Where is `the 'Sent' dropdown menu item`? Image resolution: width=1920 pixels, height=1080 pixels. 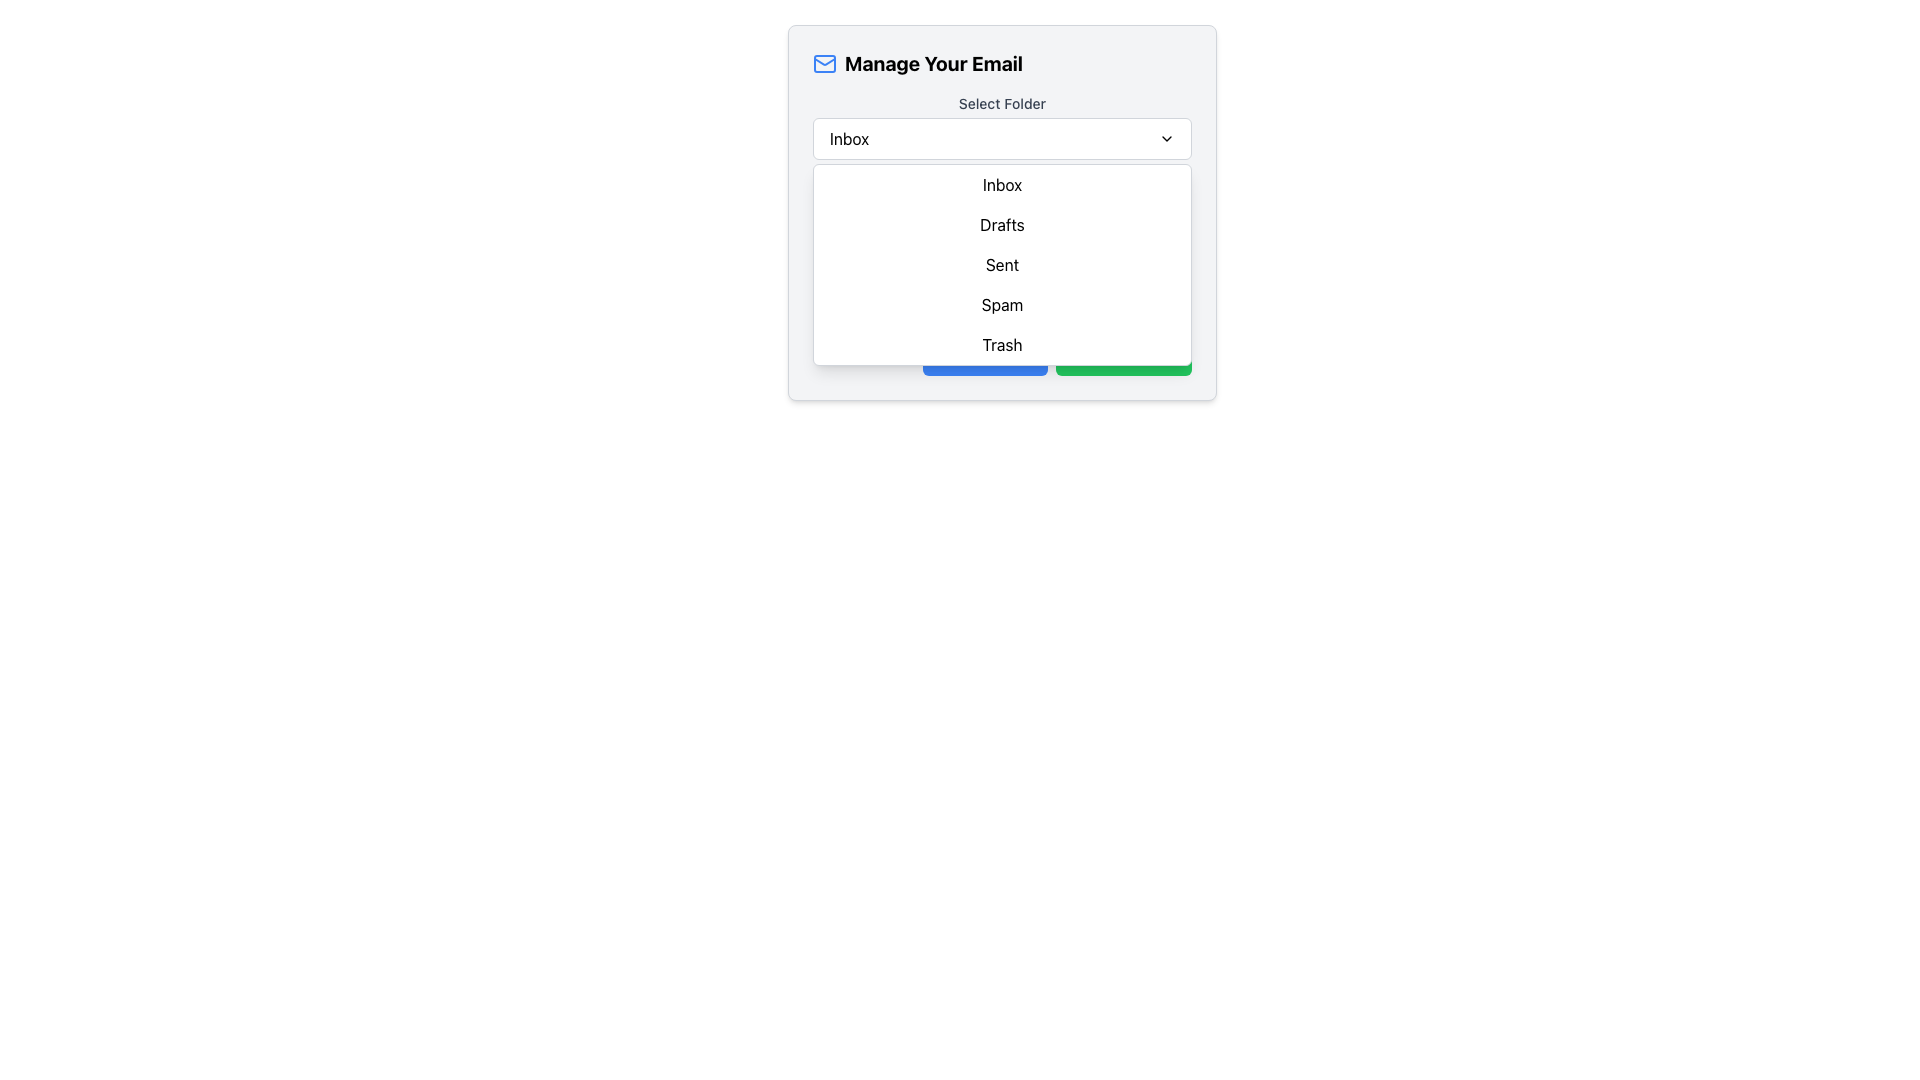
the 'Sent' dropdown menu item is located at coordinates (1002, 264).